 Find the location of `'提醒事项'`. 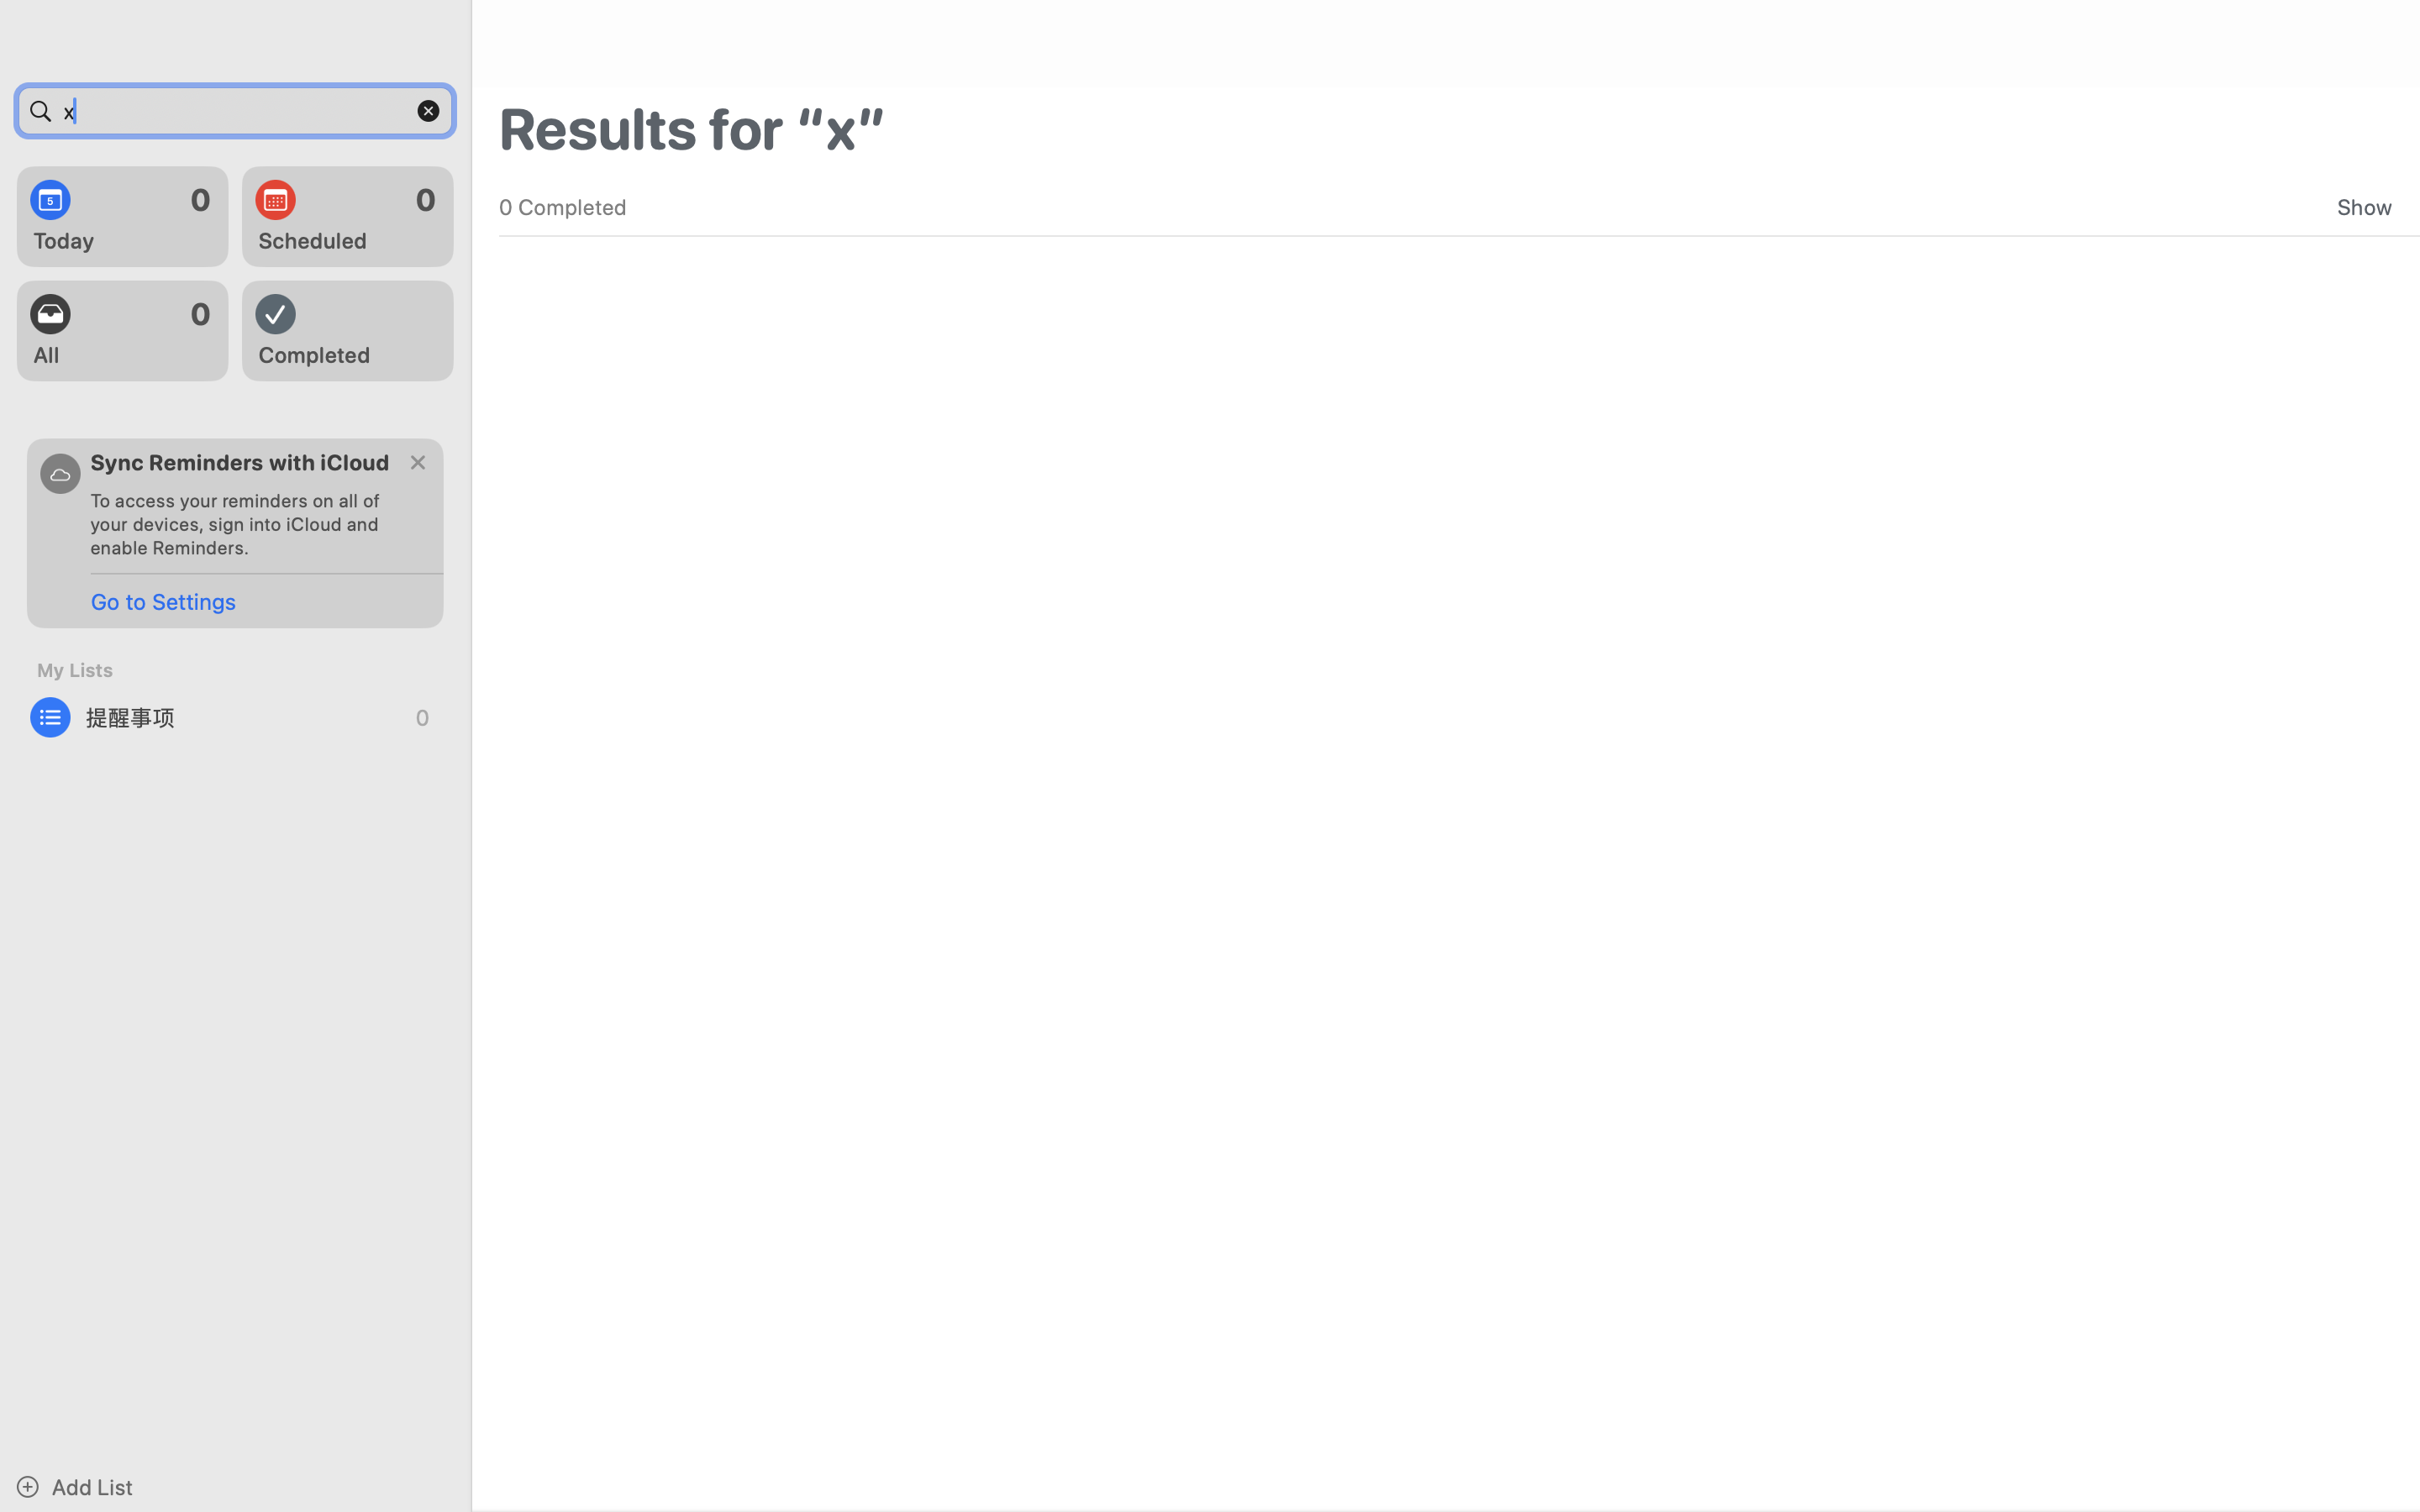

'提醒事项' is located at coordinates (235, 717).